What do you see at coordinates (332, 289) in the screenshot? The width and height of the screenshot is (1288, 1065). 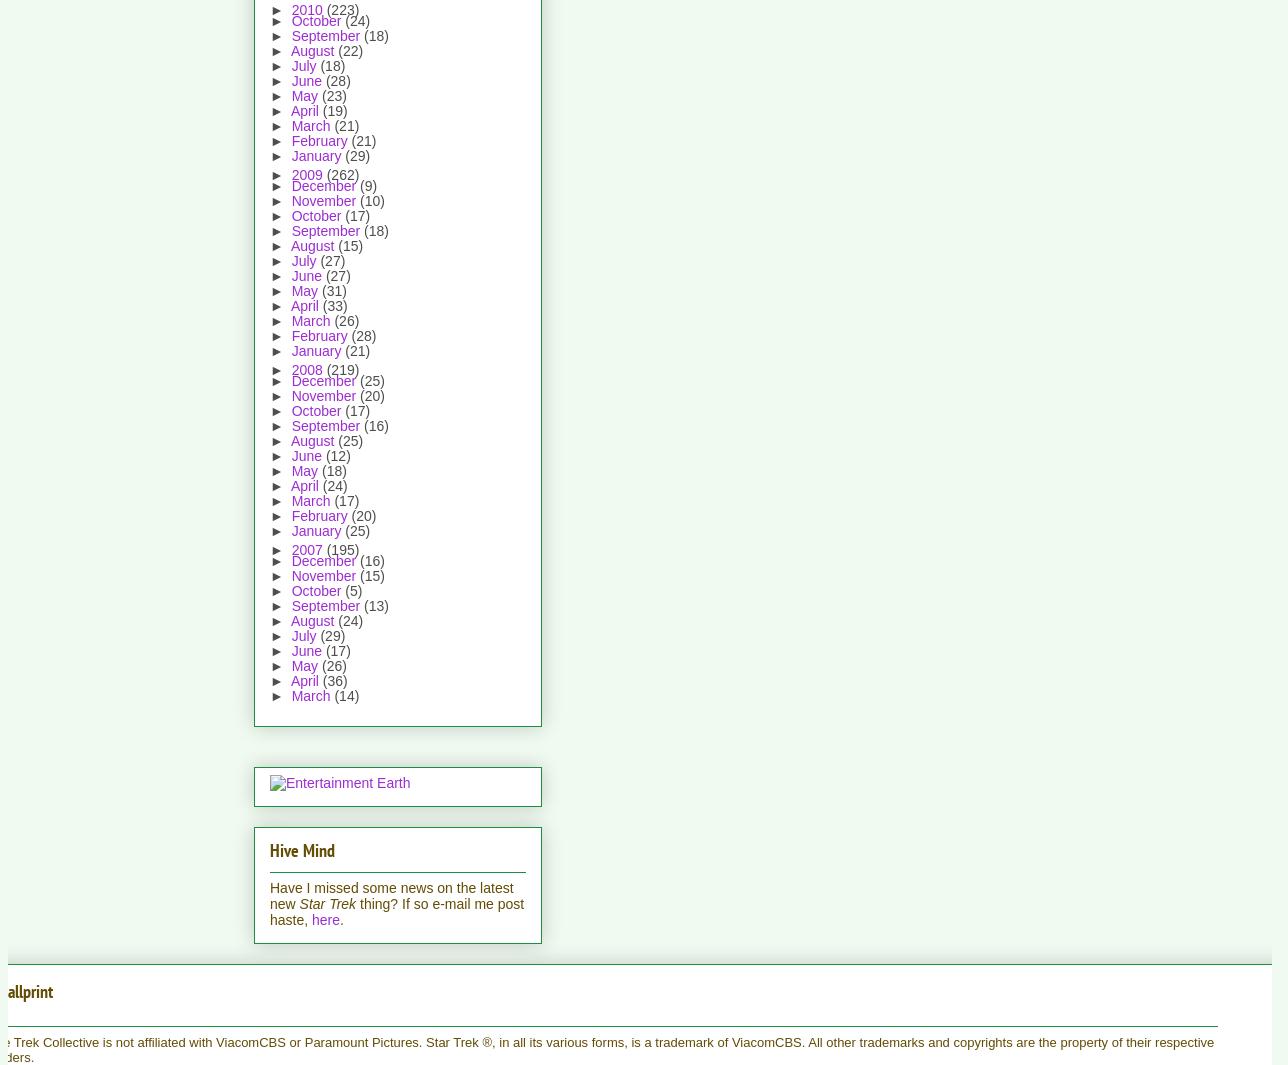 I see `'(31)'` at bounding box center [332, 289].